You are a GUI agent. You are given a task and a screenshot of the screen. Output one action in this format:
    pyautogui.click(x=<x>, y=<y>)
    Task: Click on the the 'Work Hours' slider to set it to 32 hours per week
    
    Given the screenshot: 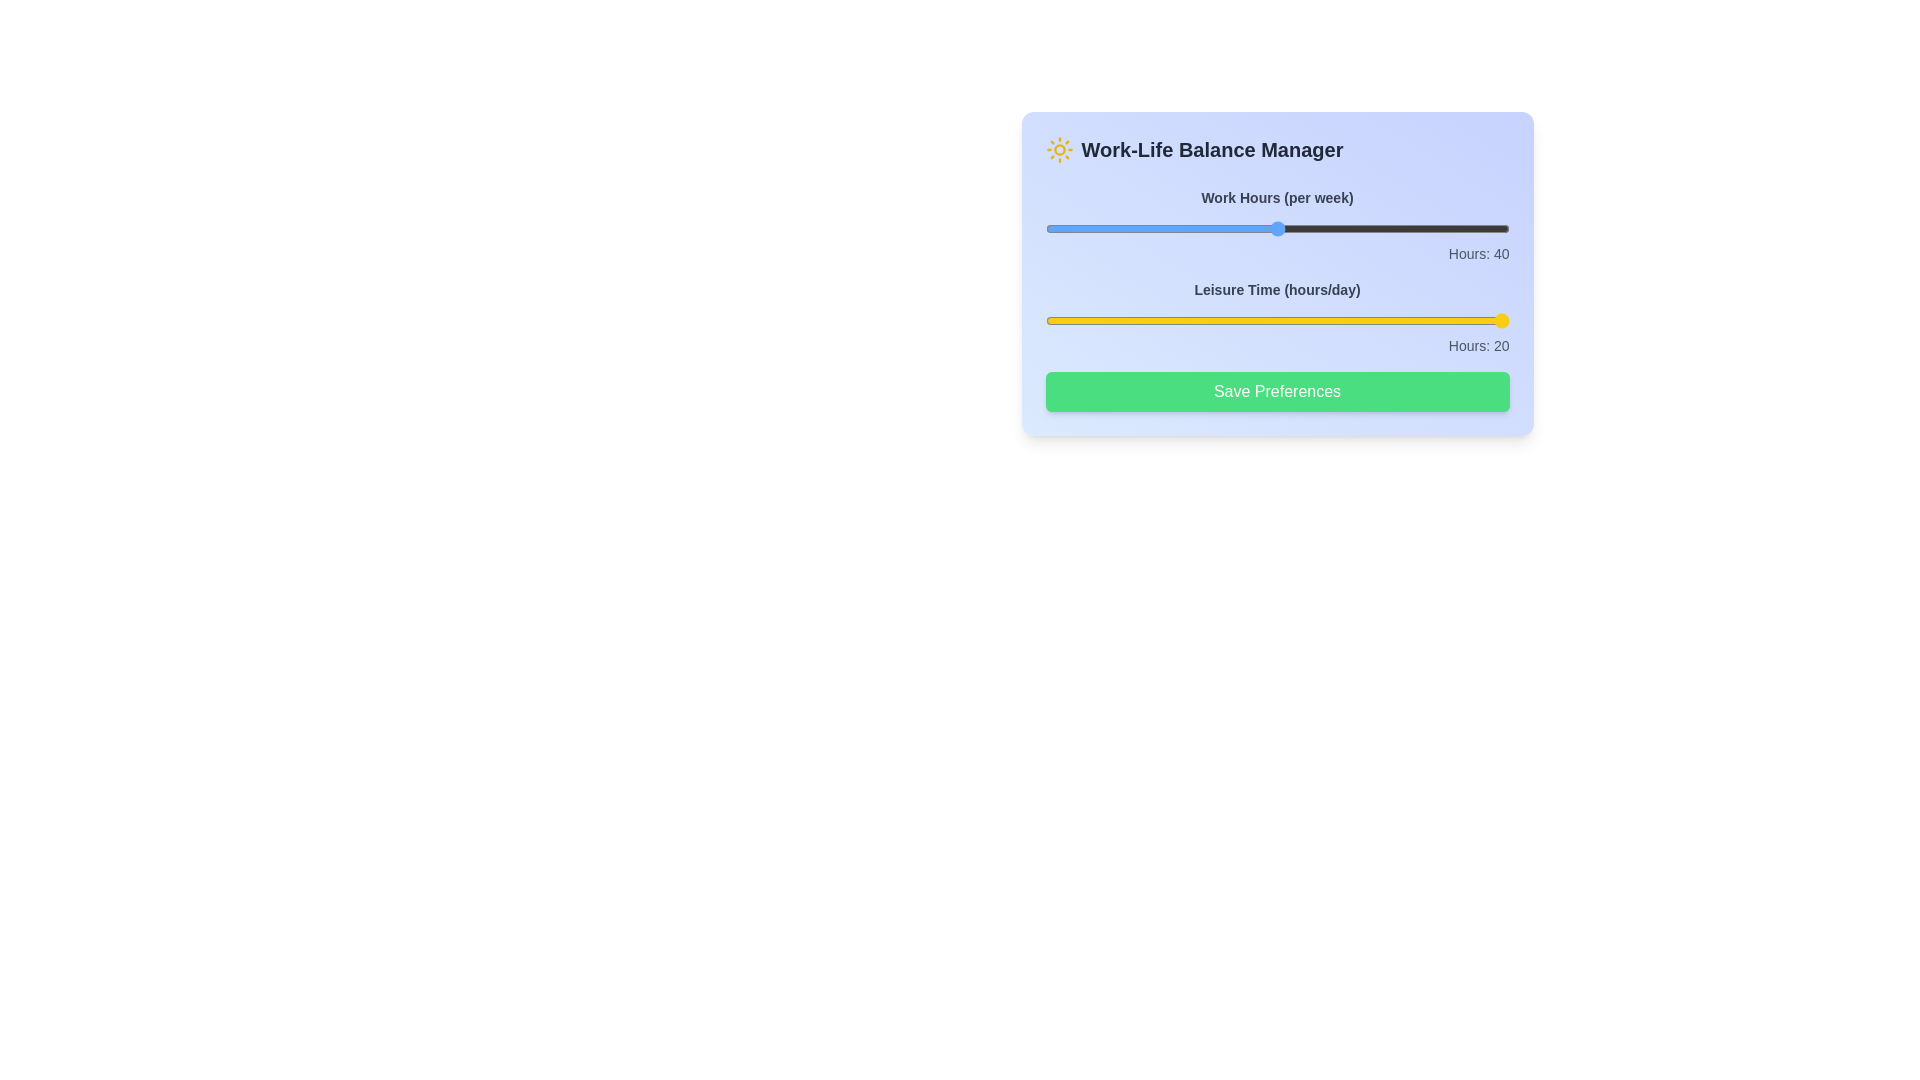 What is the action you would take?
    pyautogui.click(x=1184, y=227)
    